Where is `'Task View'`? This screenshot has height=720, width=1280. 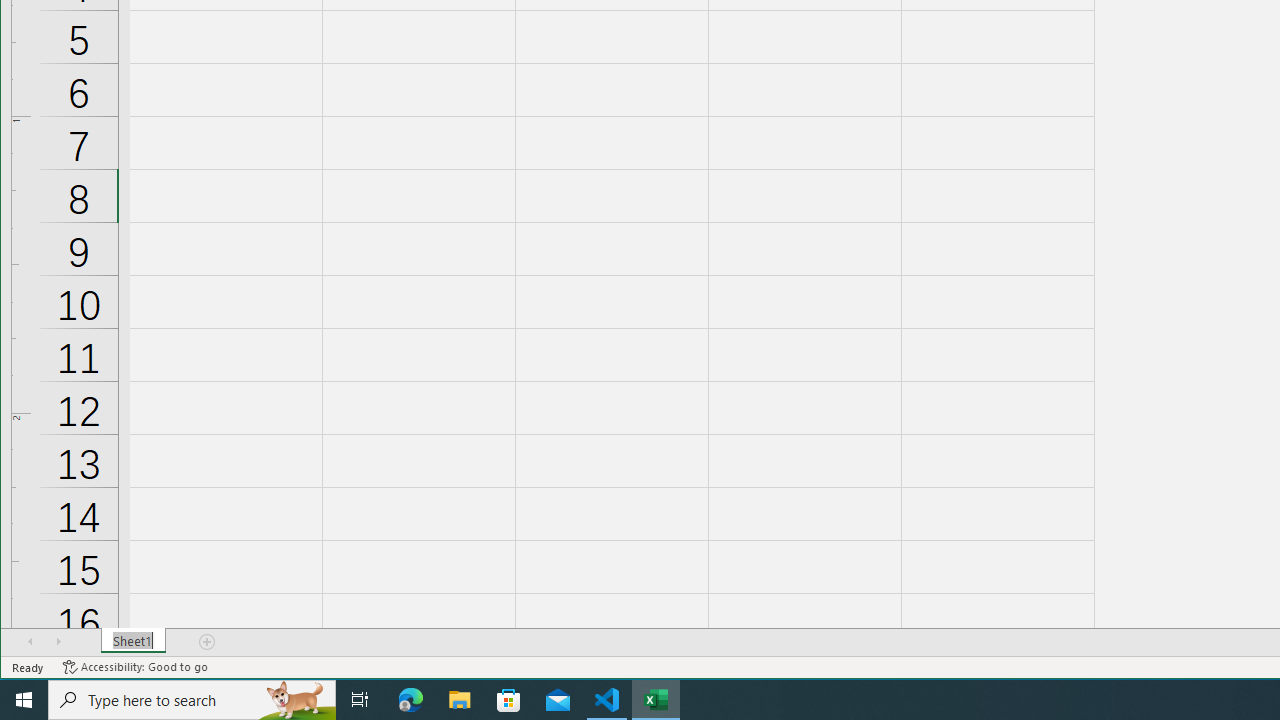
'Task View' is located at coordinates (359, 698).